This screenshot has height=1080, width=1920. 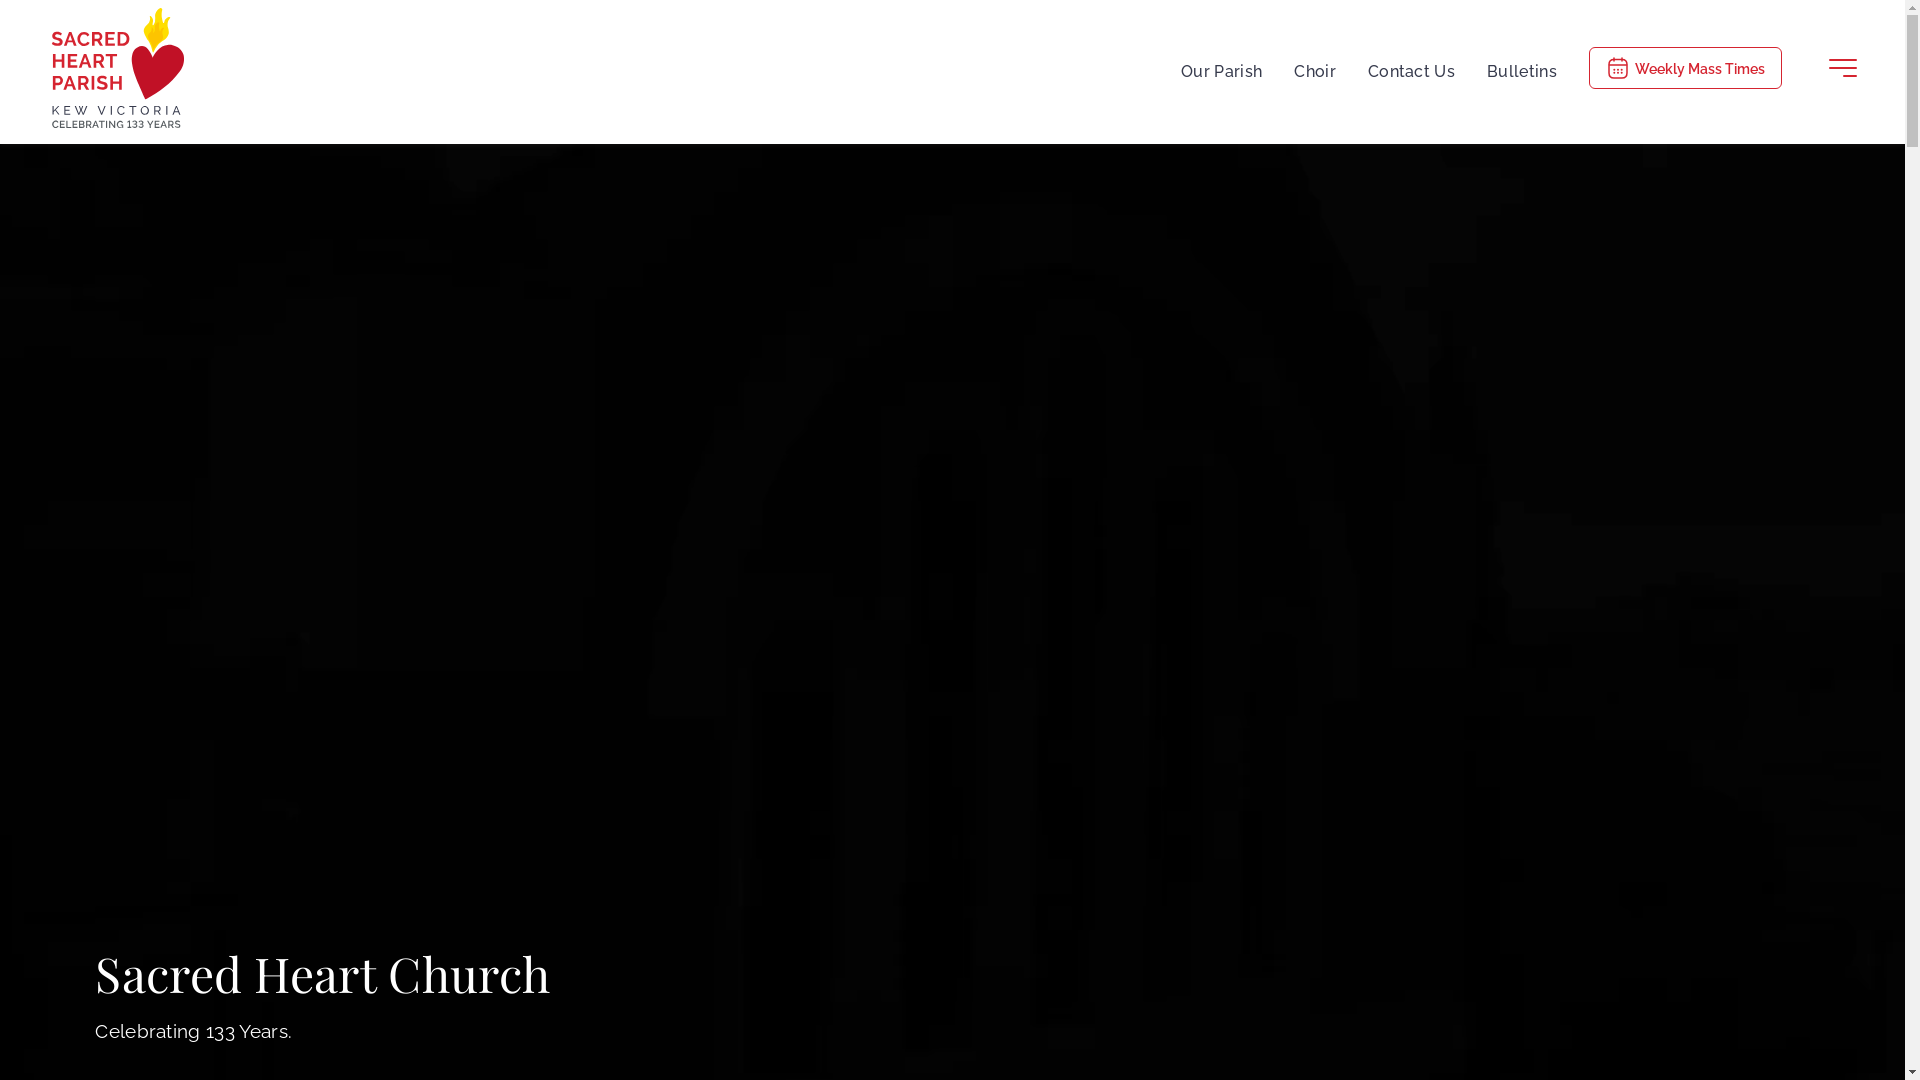 I want to click on 'Contact Us', so click(x=1410, y=67).